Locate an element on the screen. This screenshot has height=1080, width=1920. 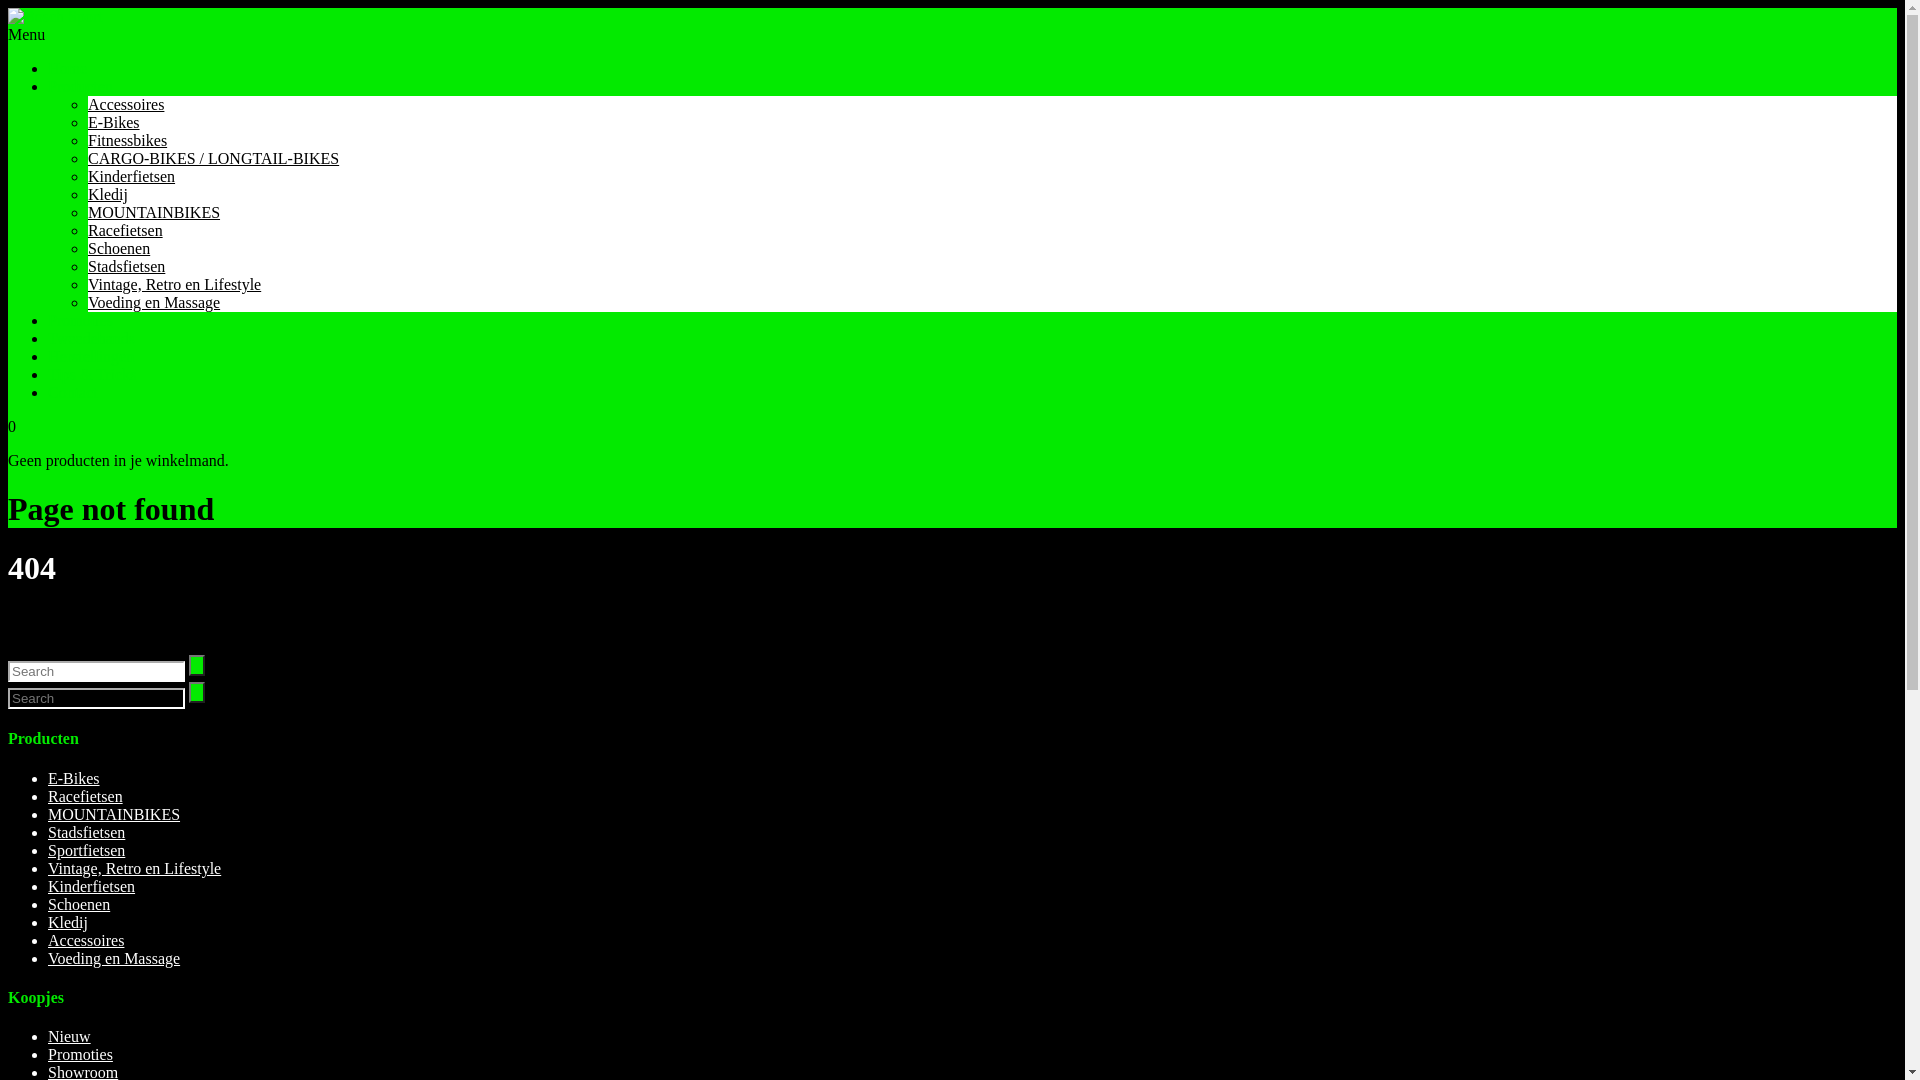
'Herstellingen' is located at coordinates (48, 355).